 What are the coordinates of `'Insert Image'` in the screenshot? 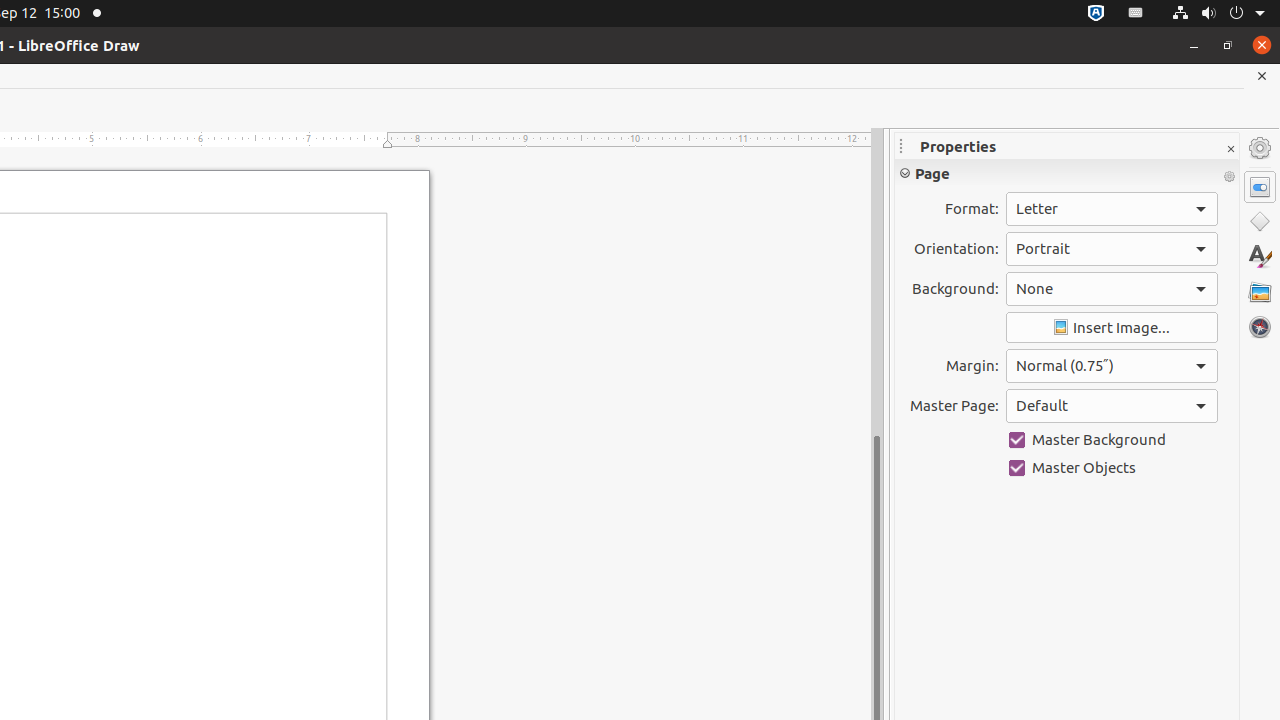 It's located at (1110, 326).